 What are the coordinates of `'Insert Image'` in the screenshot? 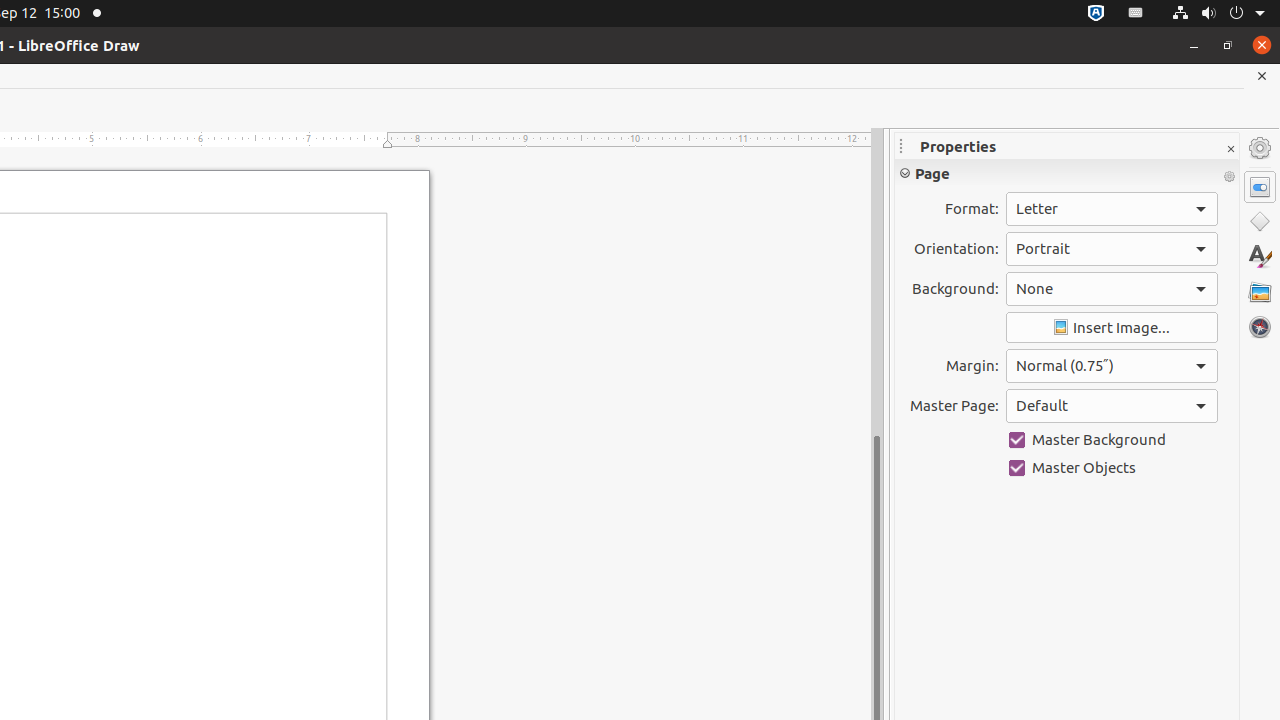 It's located at (1110, 326).